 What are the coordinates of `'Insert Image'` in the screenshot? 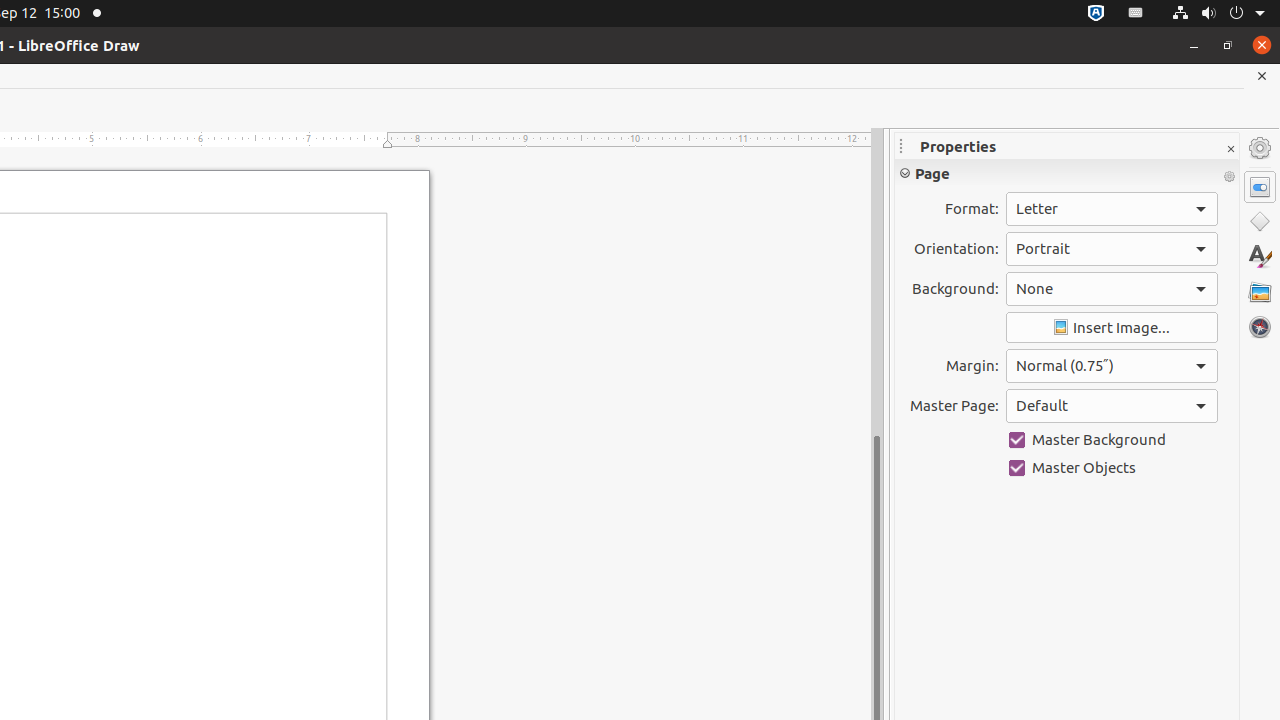 It's located at (1110, 326).